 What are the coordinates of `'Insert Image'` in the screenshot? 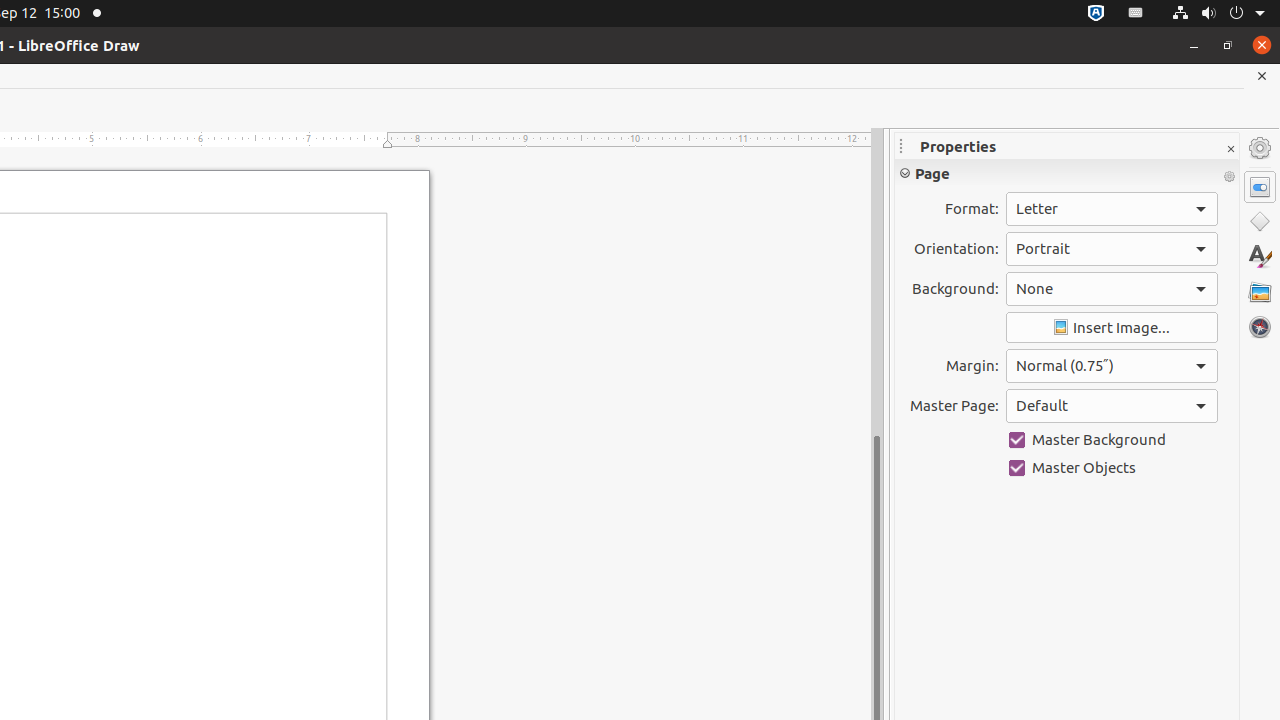 It's located at (1110, 326).